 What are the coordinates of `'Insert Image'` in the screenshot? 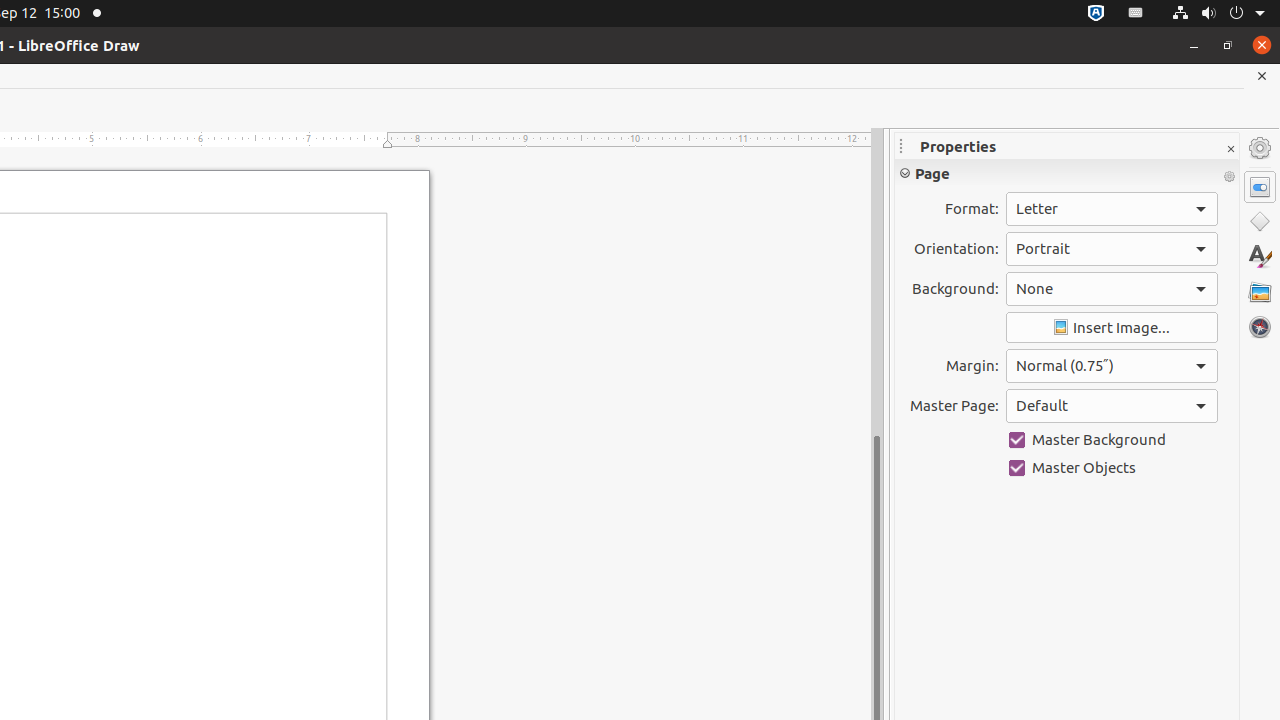 It's located at (1110, 326).